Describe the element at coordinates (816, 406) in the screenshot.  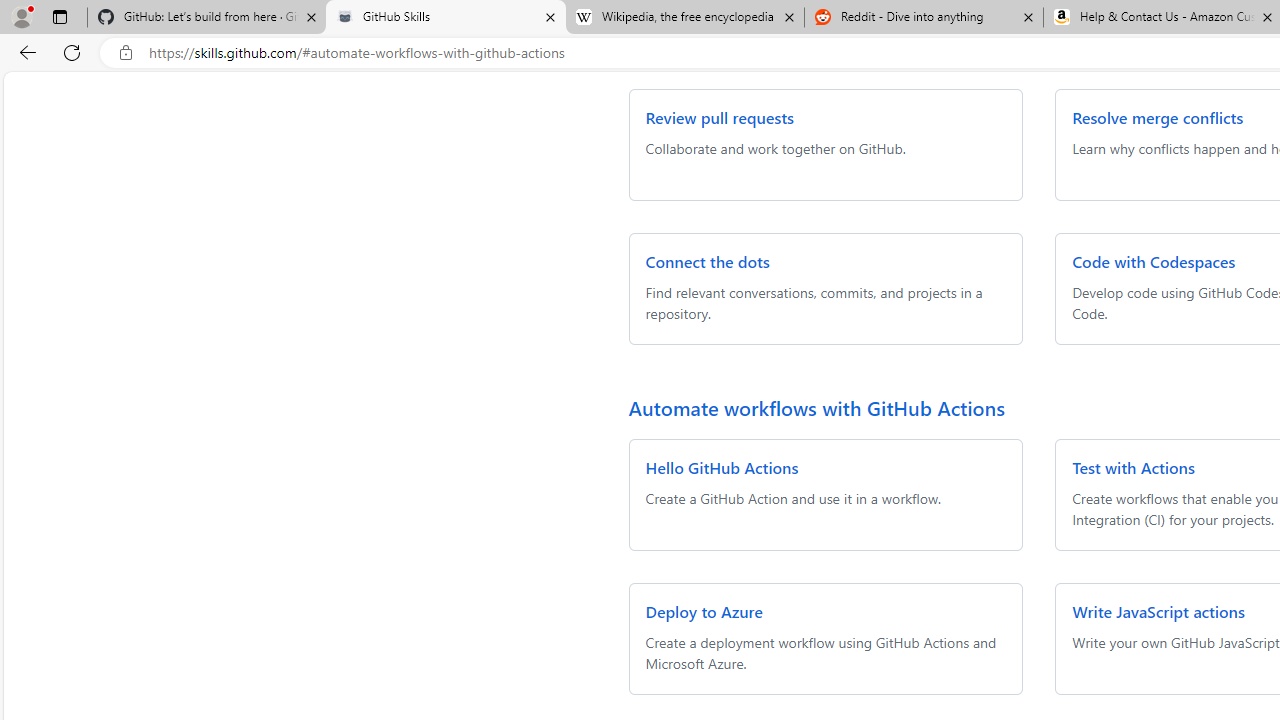
I see `'Automate workflows with GitHub Actions'` at that location.